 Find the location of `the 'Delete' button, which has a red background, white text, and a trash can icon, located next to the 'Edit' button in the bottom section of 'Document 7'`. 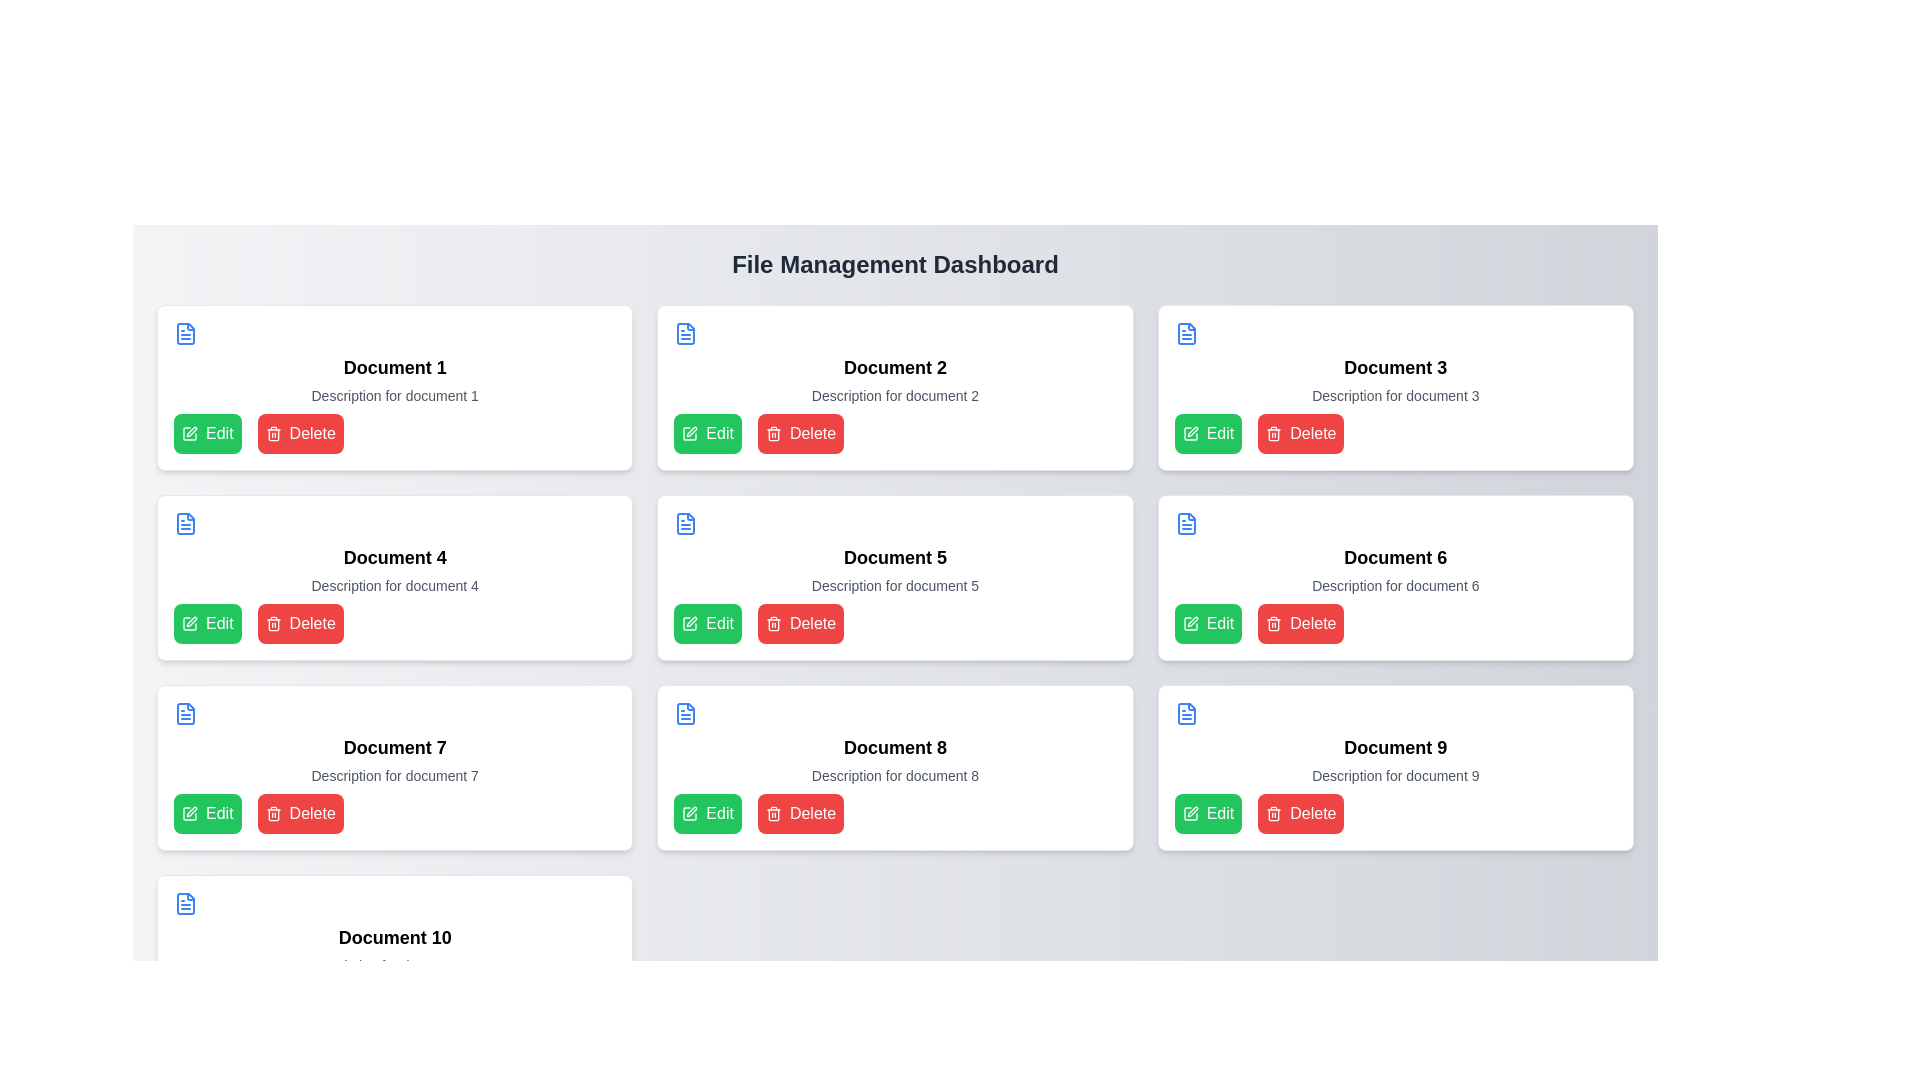

the 'Delete' button, which has a red background, white text, and a trash can icon, located next to the 'Edit' button in the bottom section of 'Document 7' is located at coordinates (299, 813).